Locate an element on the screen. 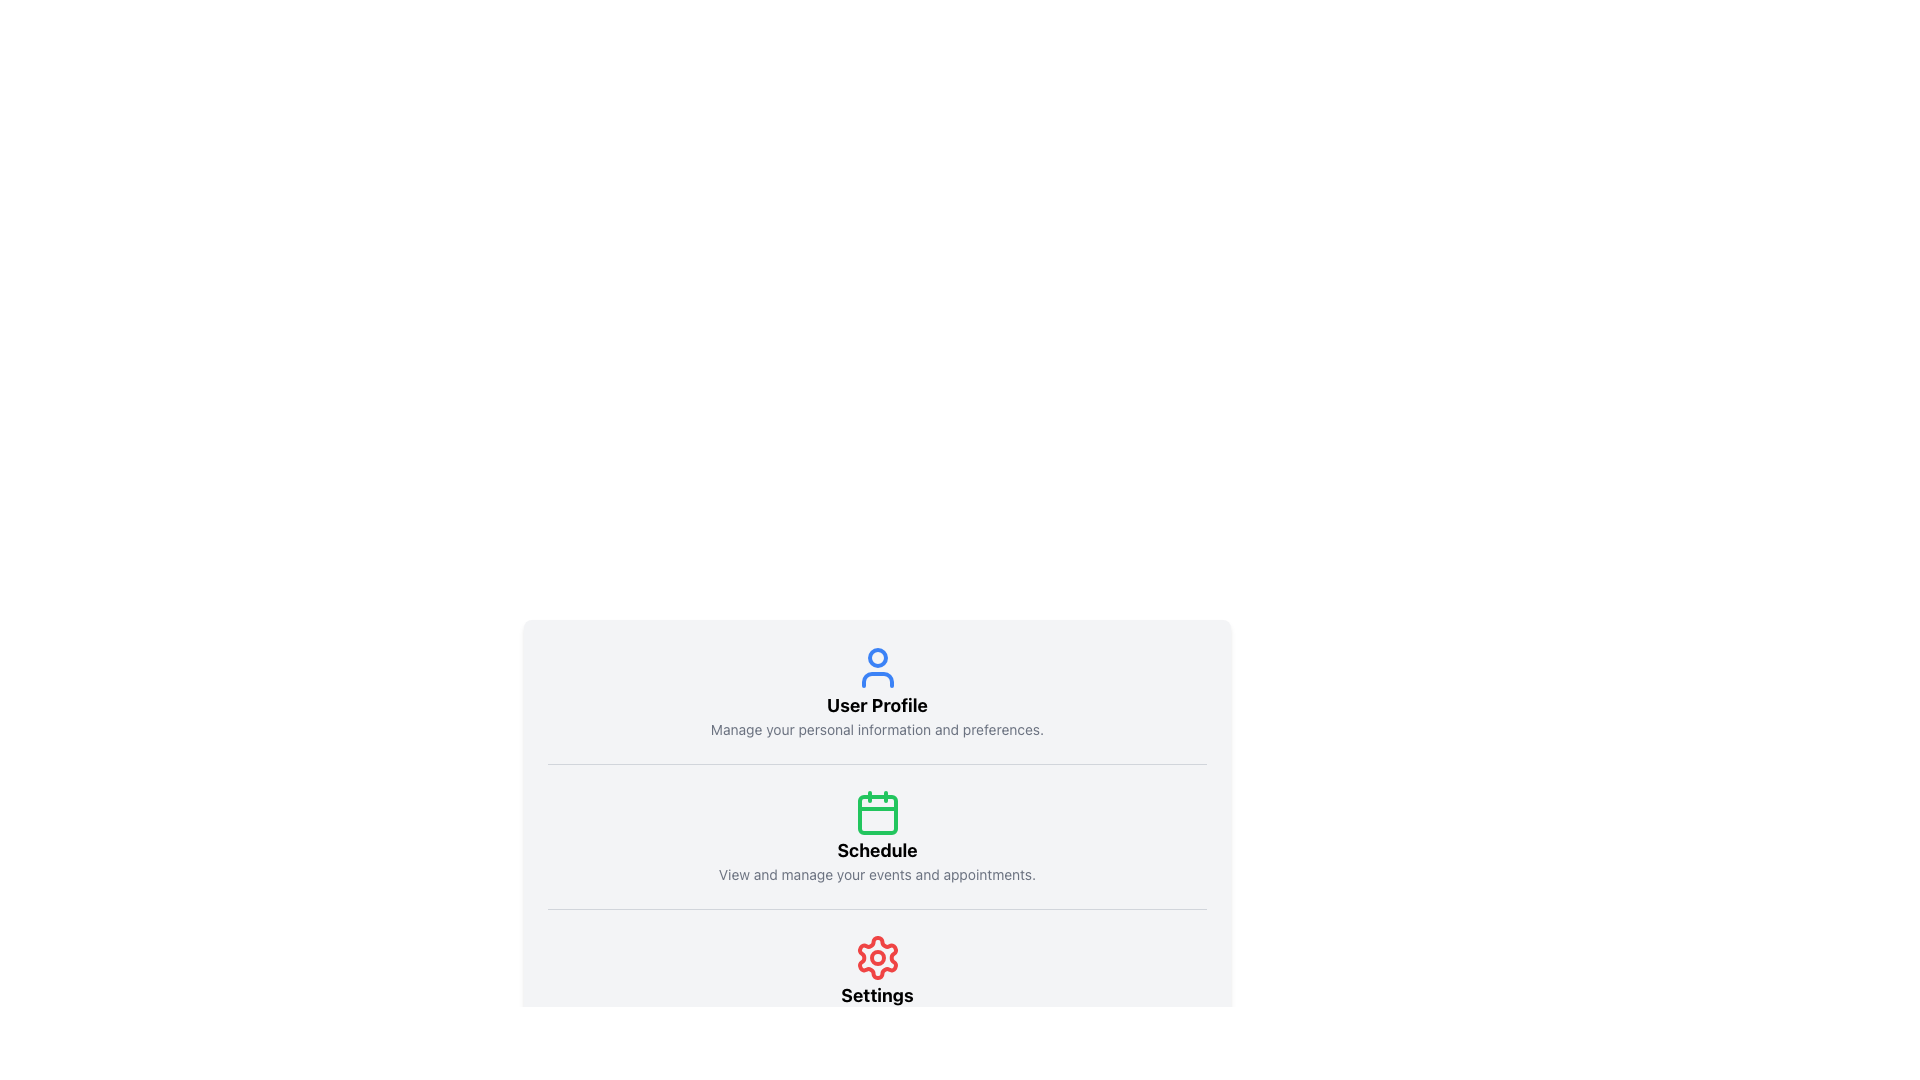 The image size is (1920, 1080). the lower curved part of the user profile icon, which is enclosed within a blue circle at the topmost section of the interface is located at coordinates (877, 678).